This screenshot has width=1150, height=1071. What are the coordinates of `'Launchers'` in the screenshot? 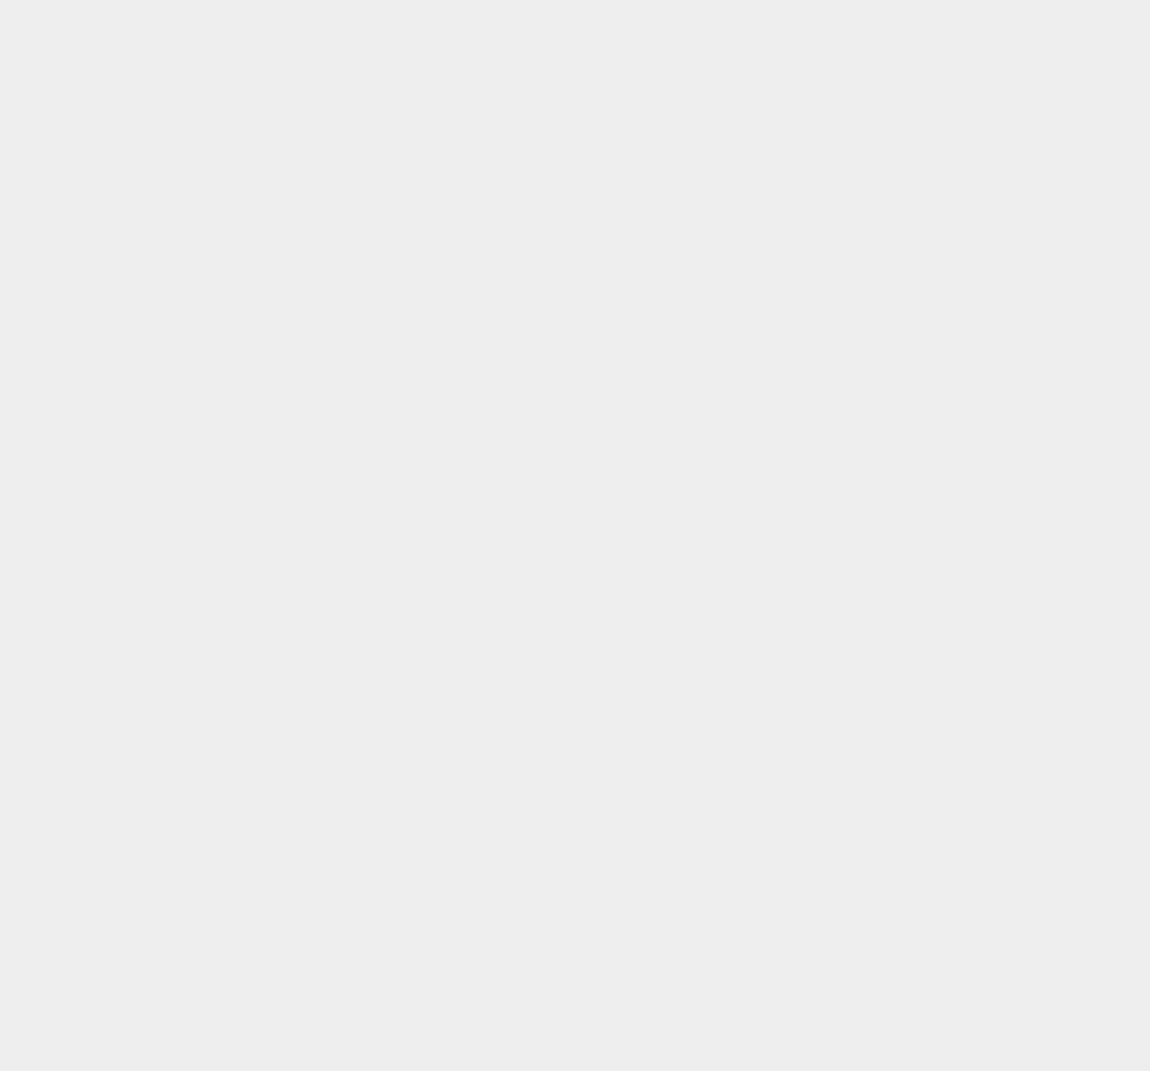 It's located at (845, 391).